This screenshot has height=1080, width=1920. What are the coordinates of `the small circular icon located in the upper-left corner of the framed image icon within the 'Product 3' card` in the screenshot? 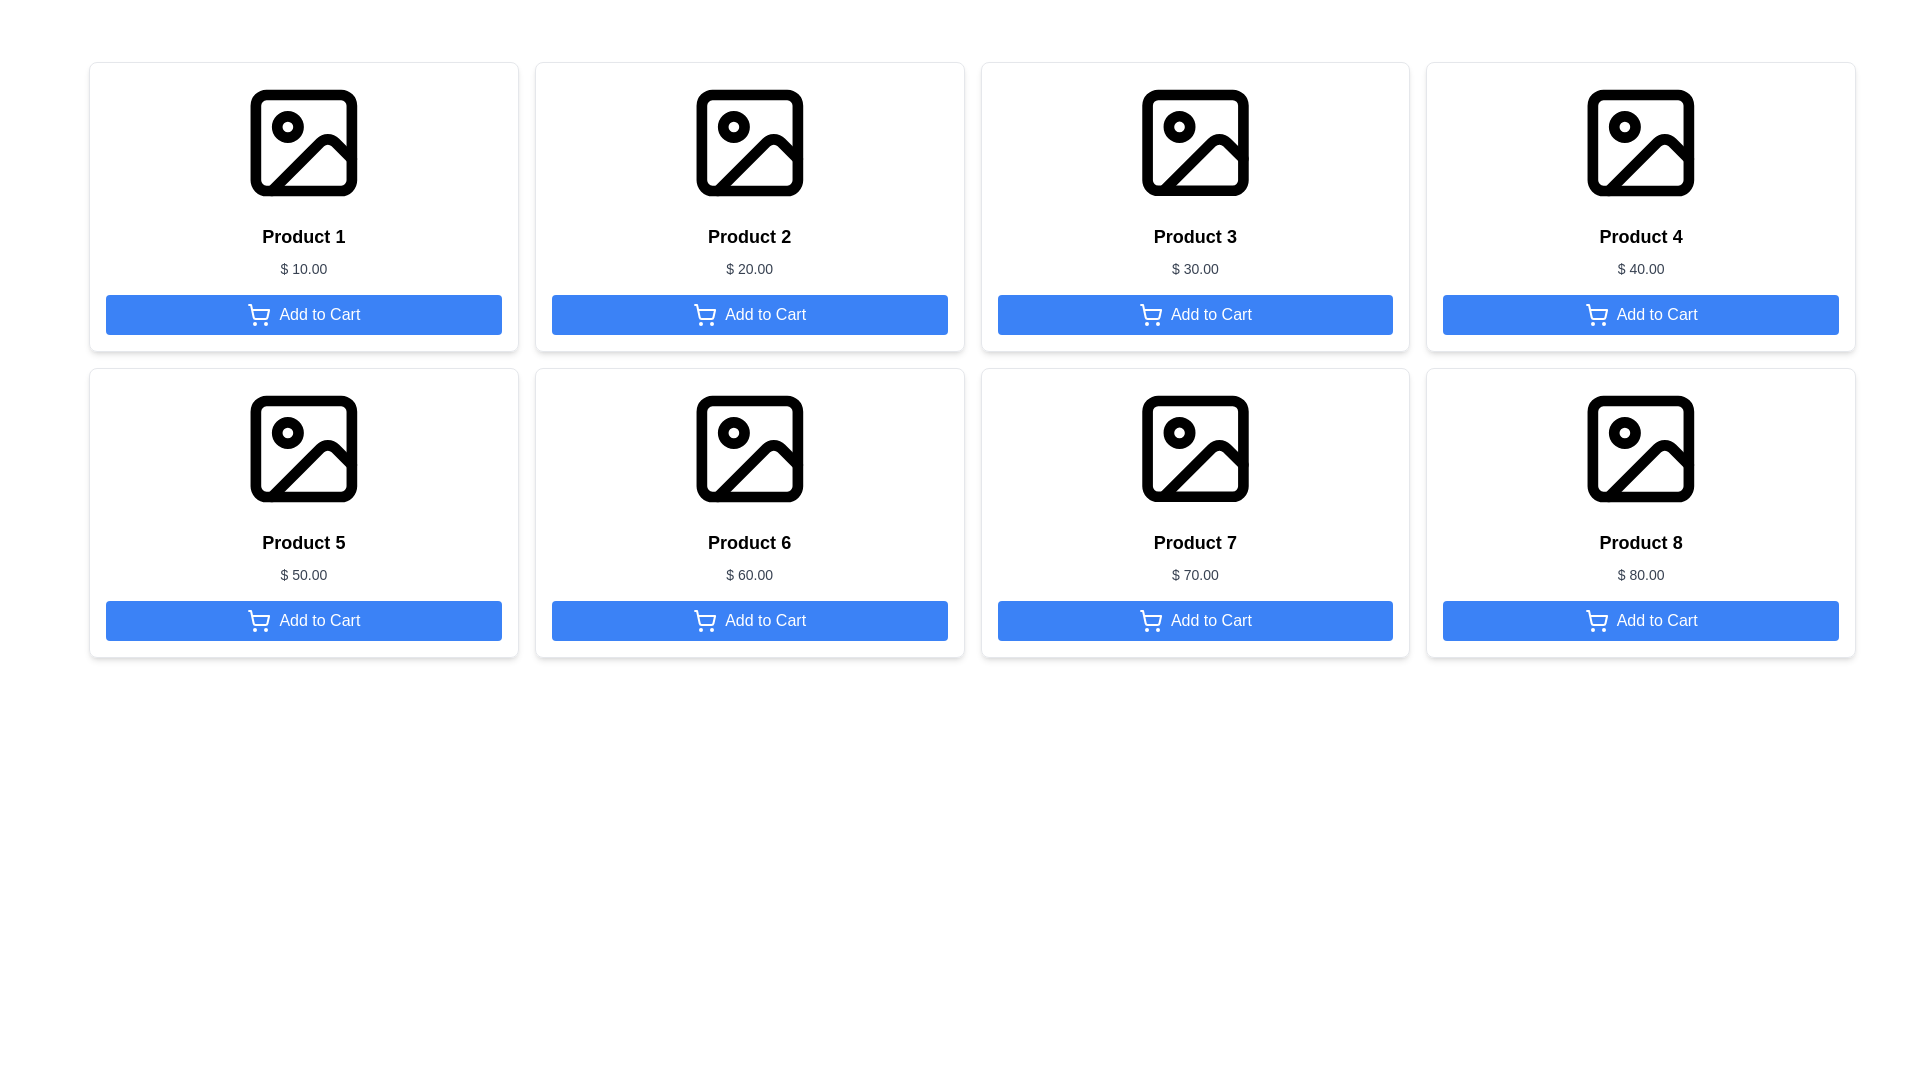 It's located at (1179, 127).